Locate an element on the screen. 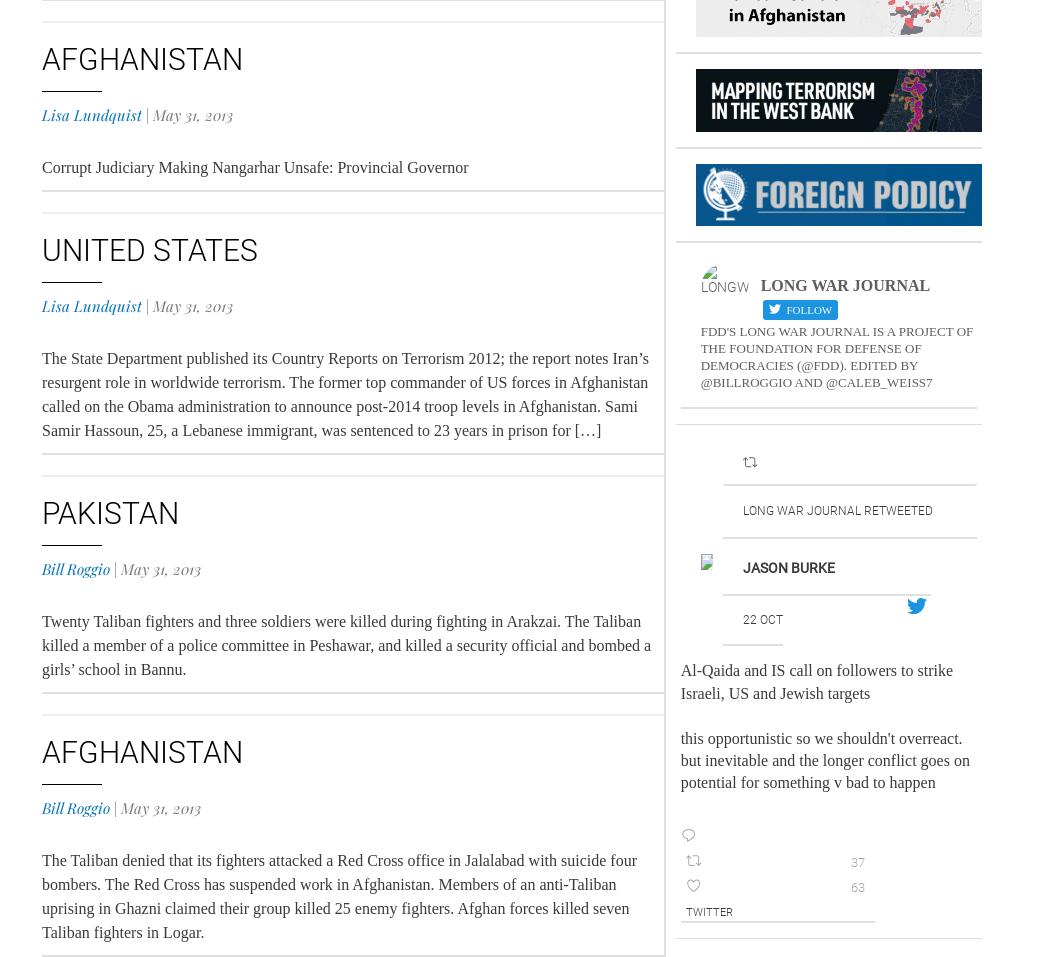 This screenshot has width=1039, height=957. 'Al-Qaida and IS call on followers to strike Israeli, US and Jewish targets' is located at coordinates (815, 681).